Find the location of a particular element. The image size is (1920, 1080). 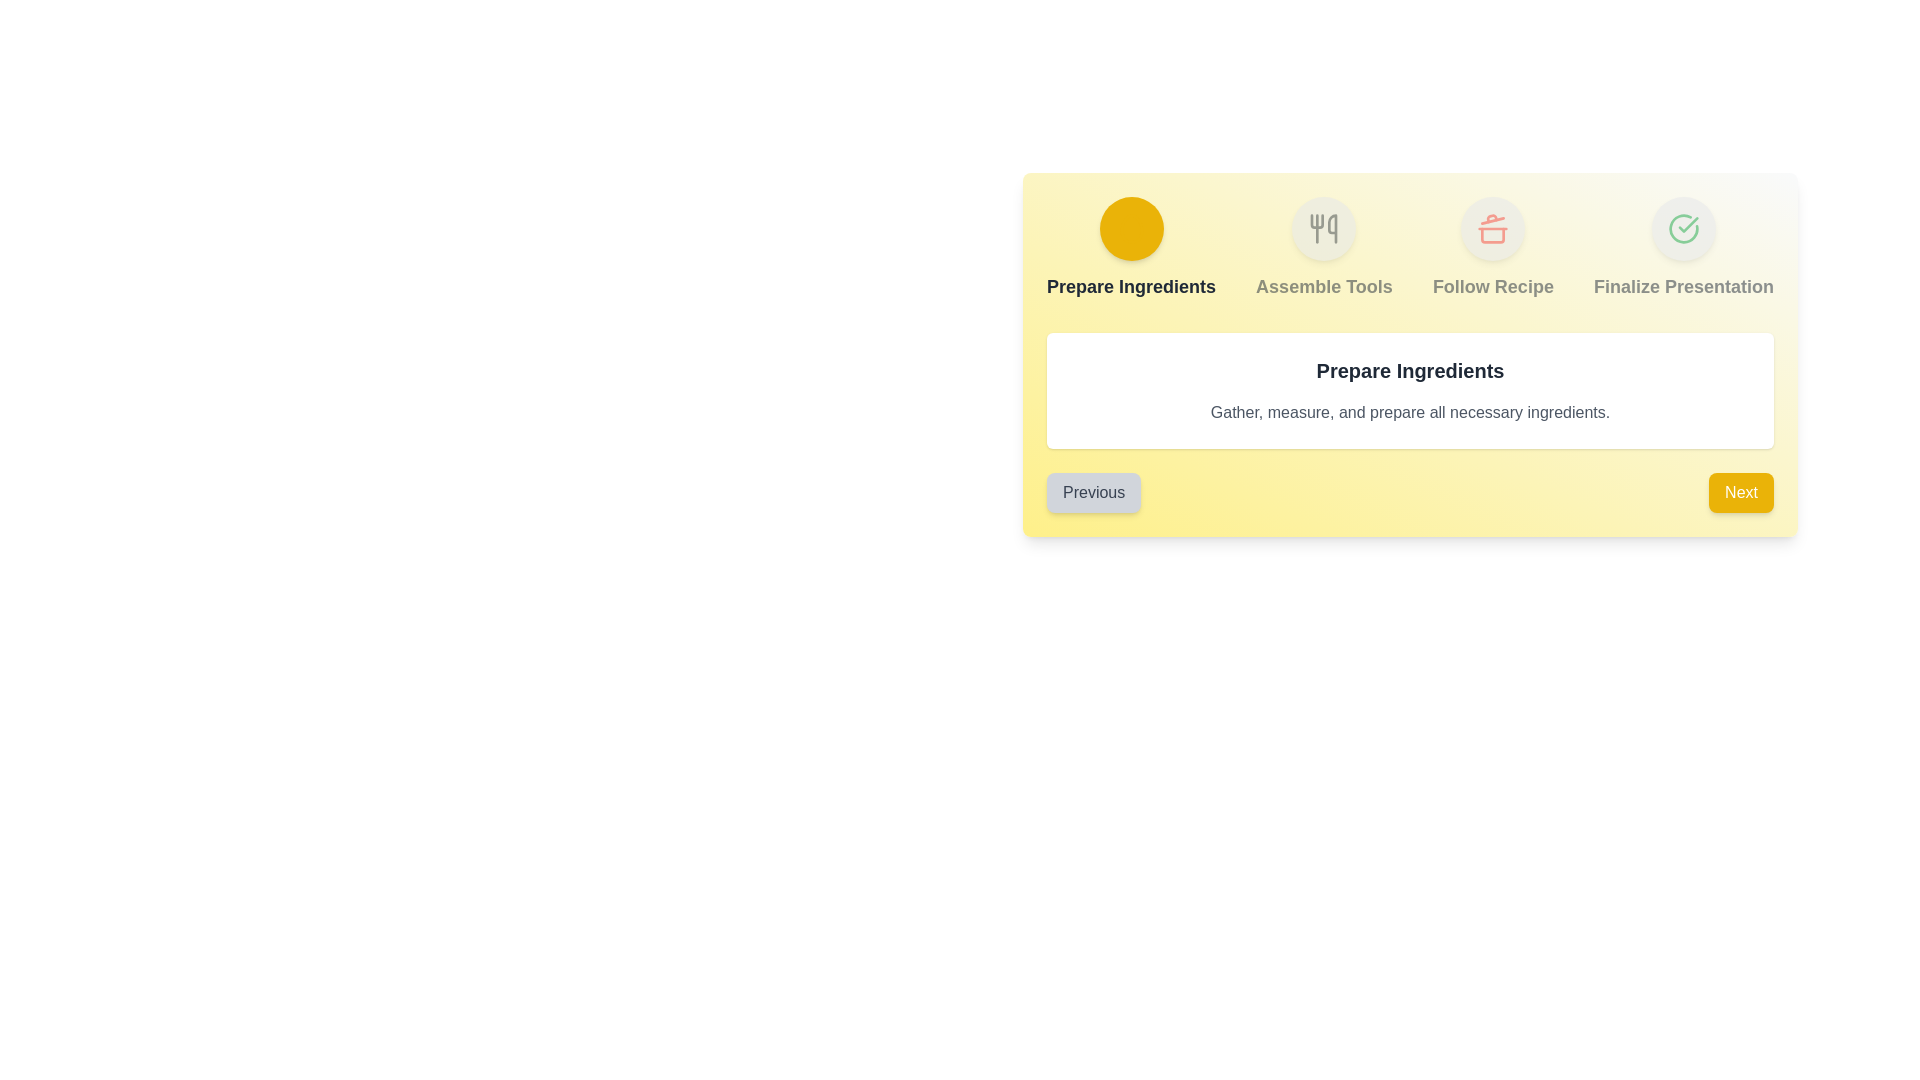

the navigational element featuring a red cooking pot icon and the text label 'Follow Recipe', which is the third element in a sequence of four horizontally arranged groupings is located at coordinates (1493, 248).